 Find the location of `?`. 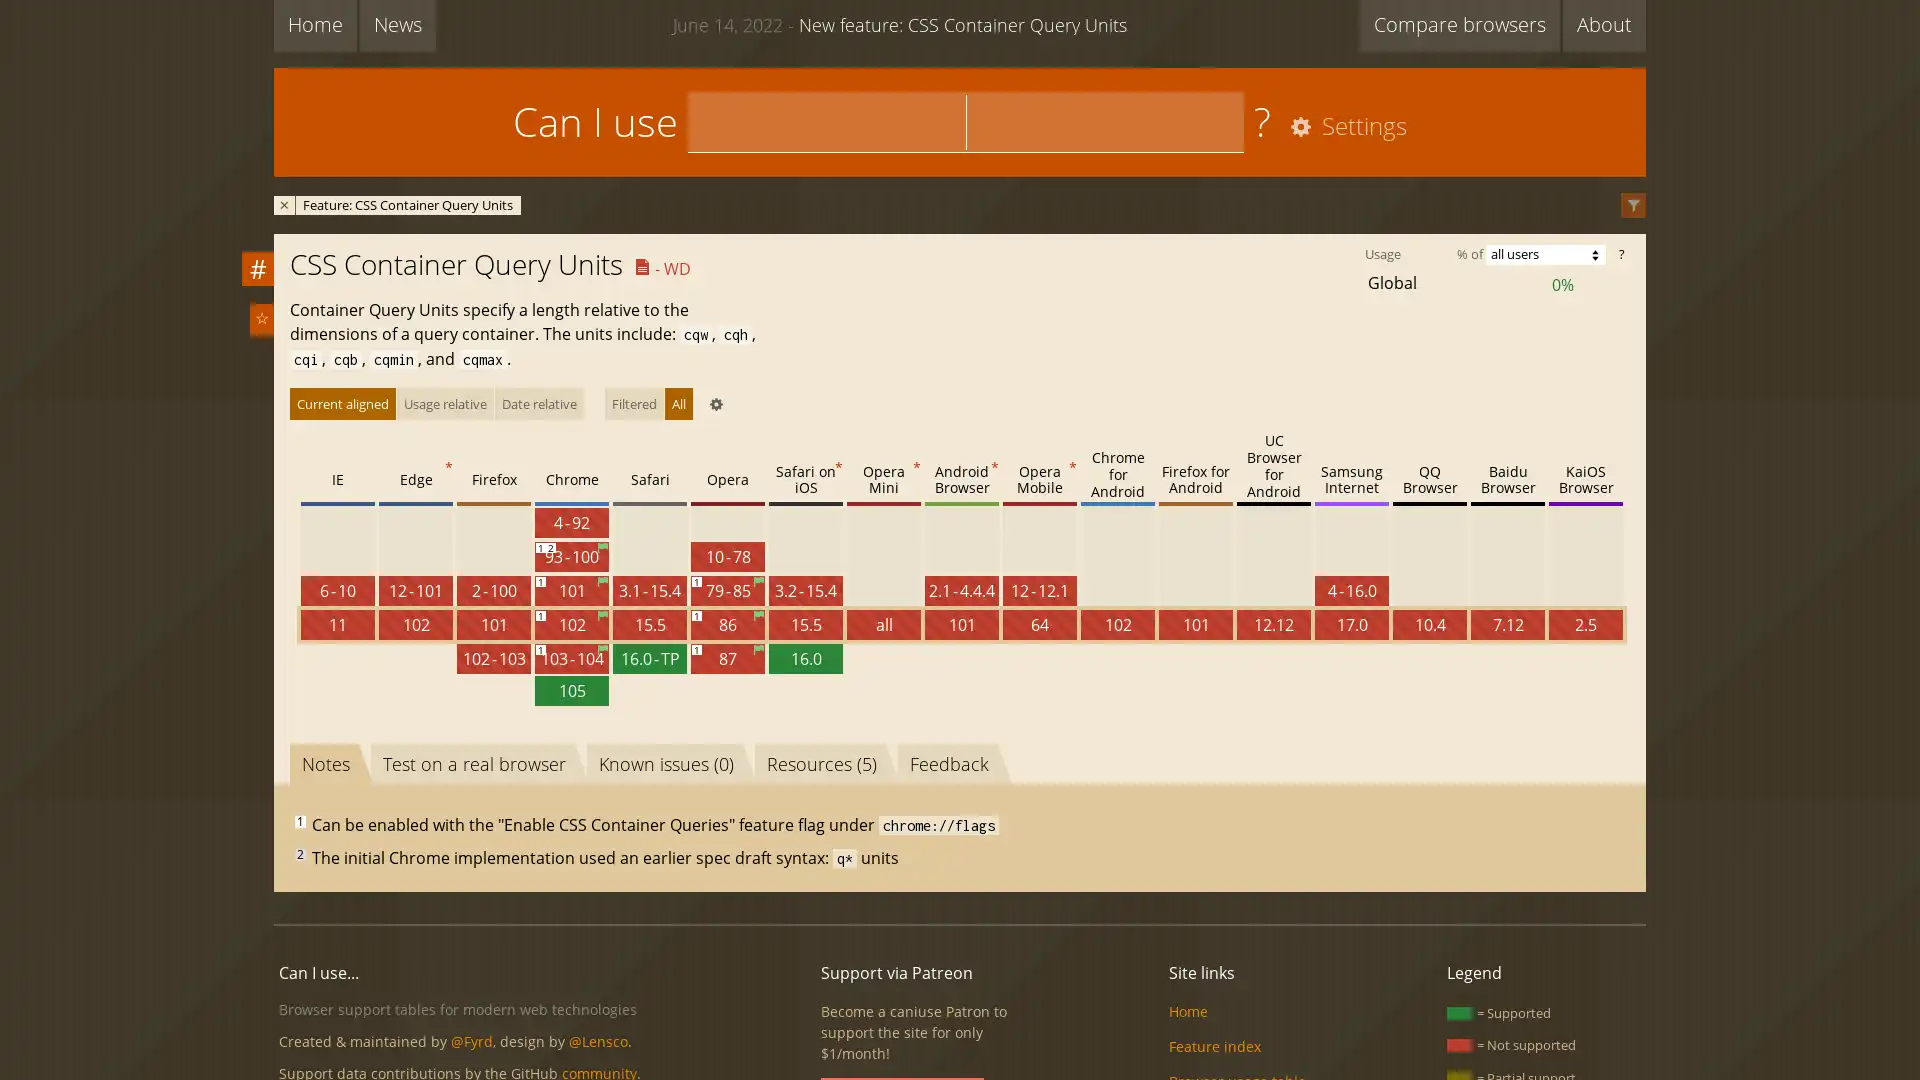

? is located at coordinates (1621, 253).